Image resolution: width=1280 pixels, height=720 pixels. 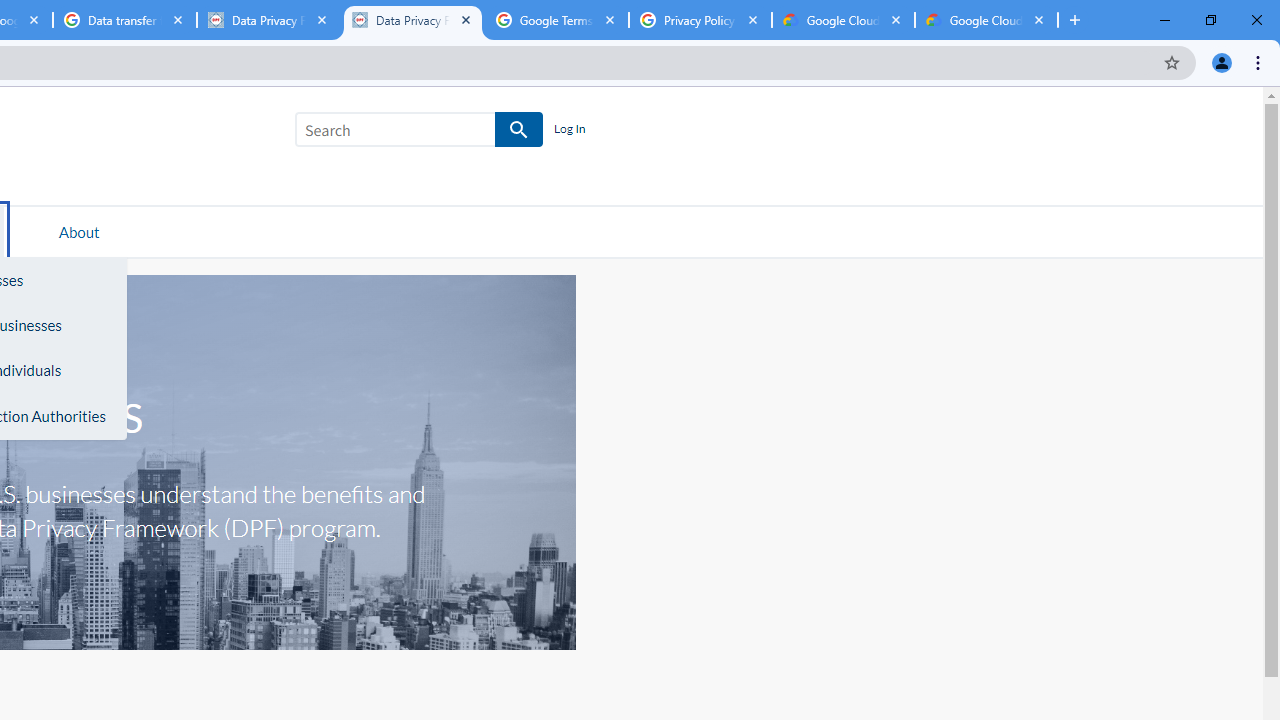 What do you see at coordinates (79, 230) in the screenshot?
I see `'About'` at bounding box center [79, 230].